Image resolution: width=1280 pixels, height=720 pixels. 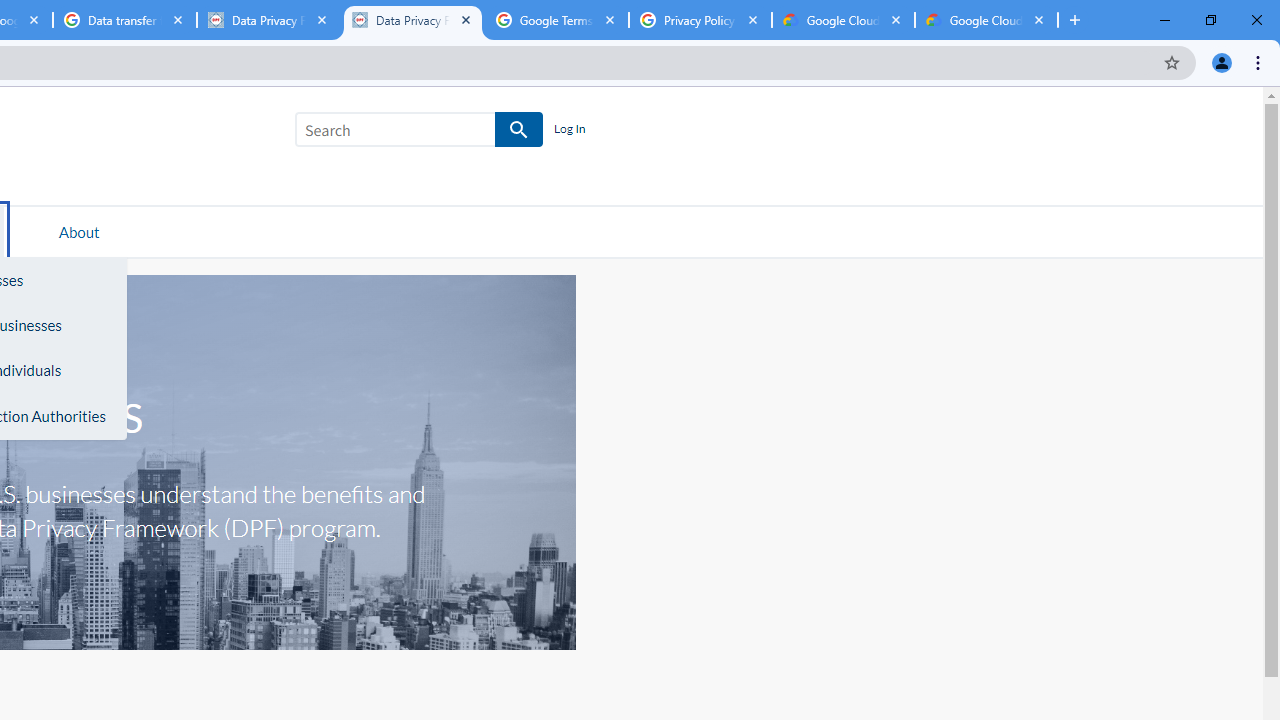 What do you see at coordinates (79, 230) in the screenshot?
I see `'About'` at bounding box center [79, 230].